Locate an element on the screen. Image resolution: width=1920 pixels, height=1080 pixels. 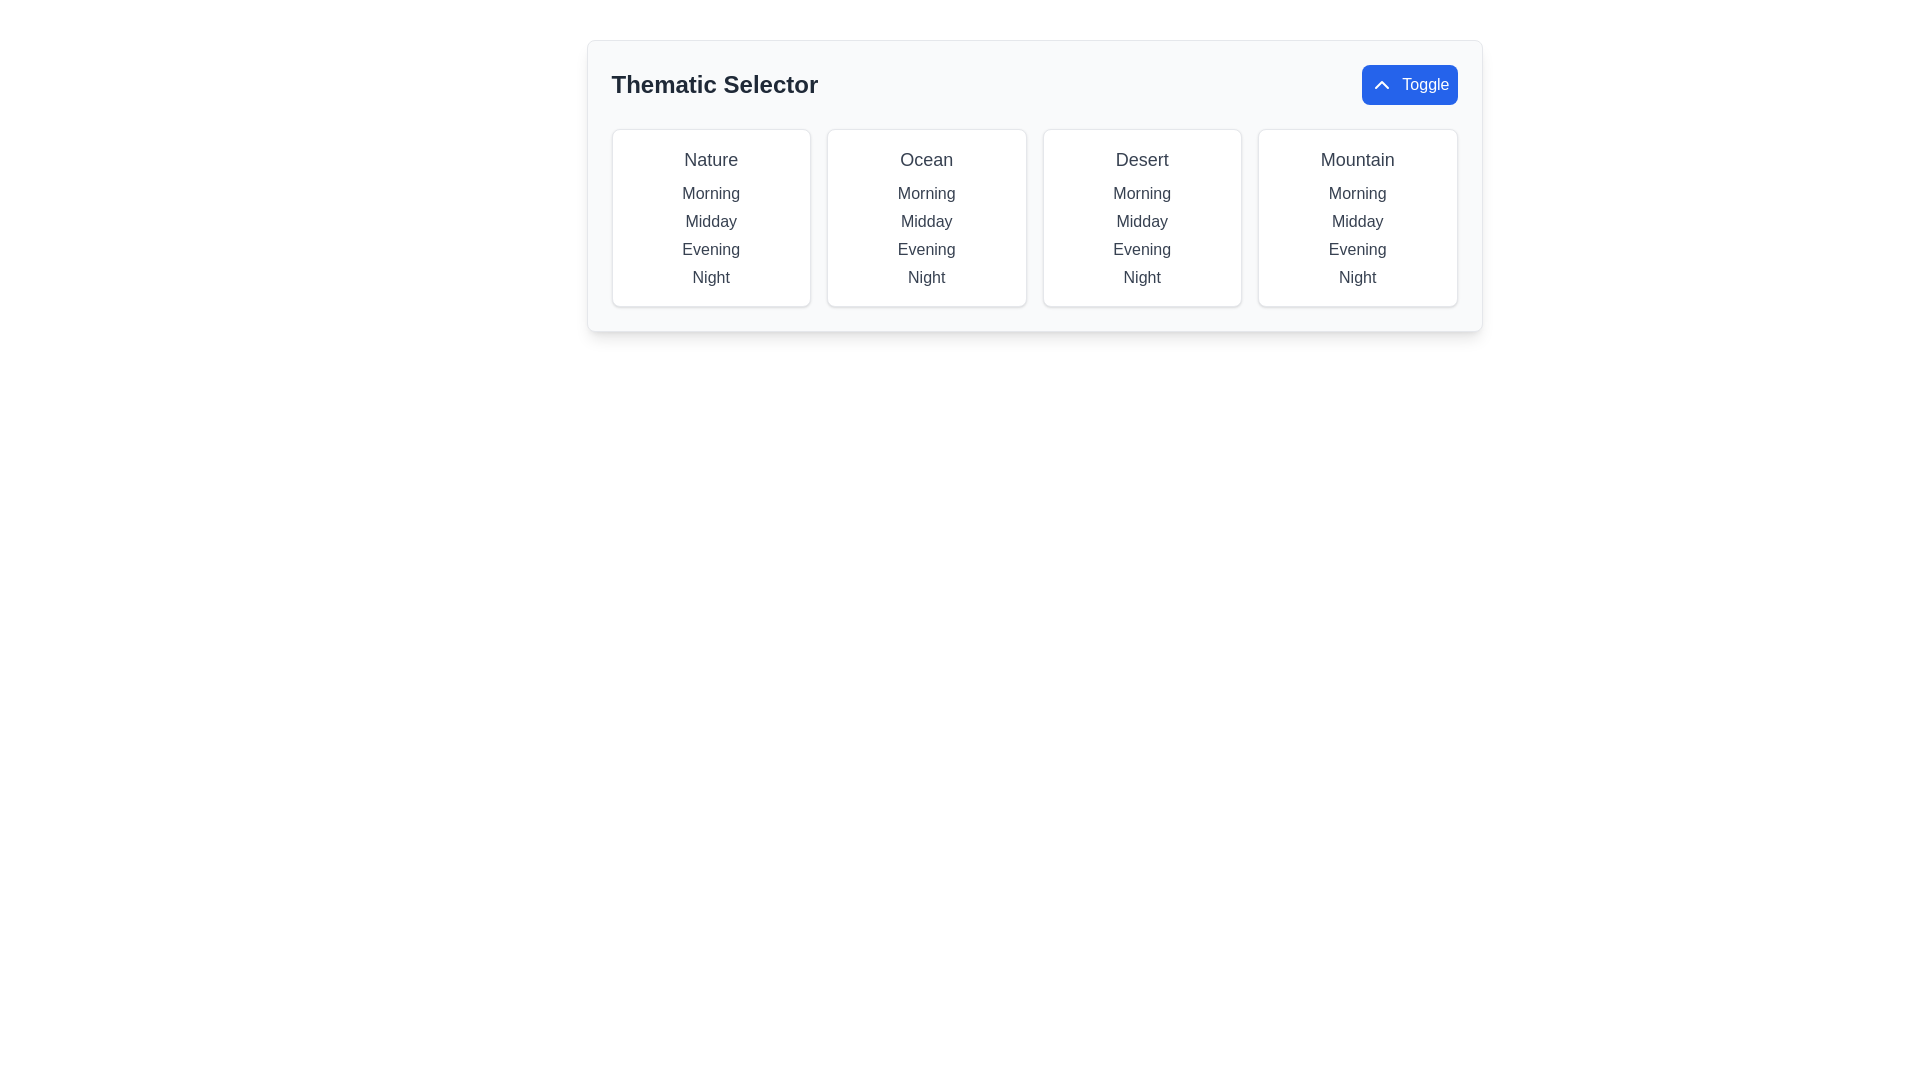
labels from the vertically stacked list of text labels: 'Morning', 'Midday', 'Evening', and 'Night' located in the second column beneath the 'Ocean' label is located at coordinates (925, 234).